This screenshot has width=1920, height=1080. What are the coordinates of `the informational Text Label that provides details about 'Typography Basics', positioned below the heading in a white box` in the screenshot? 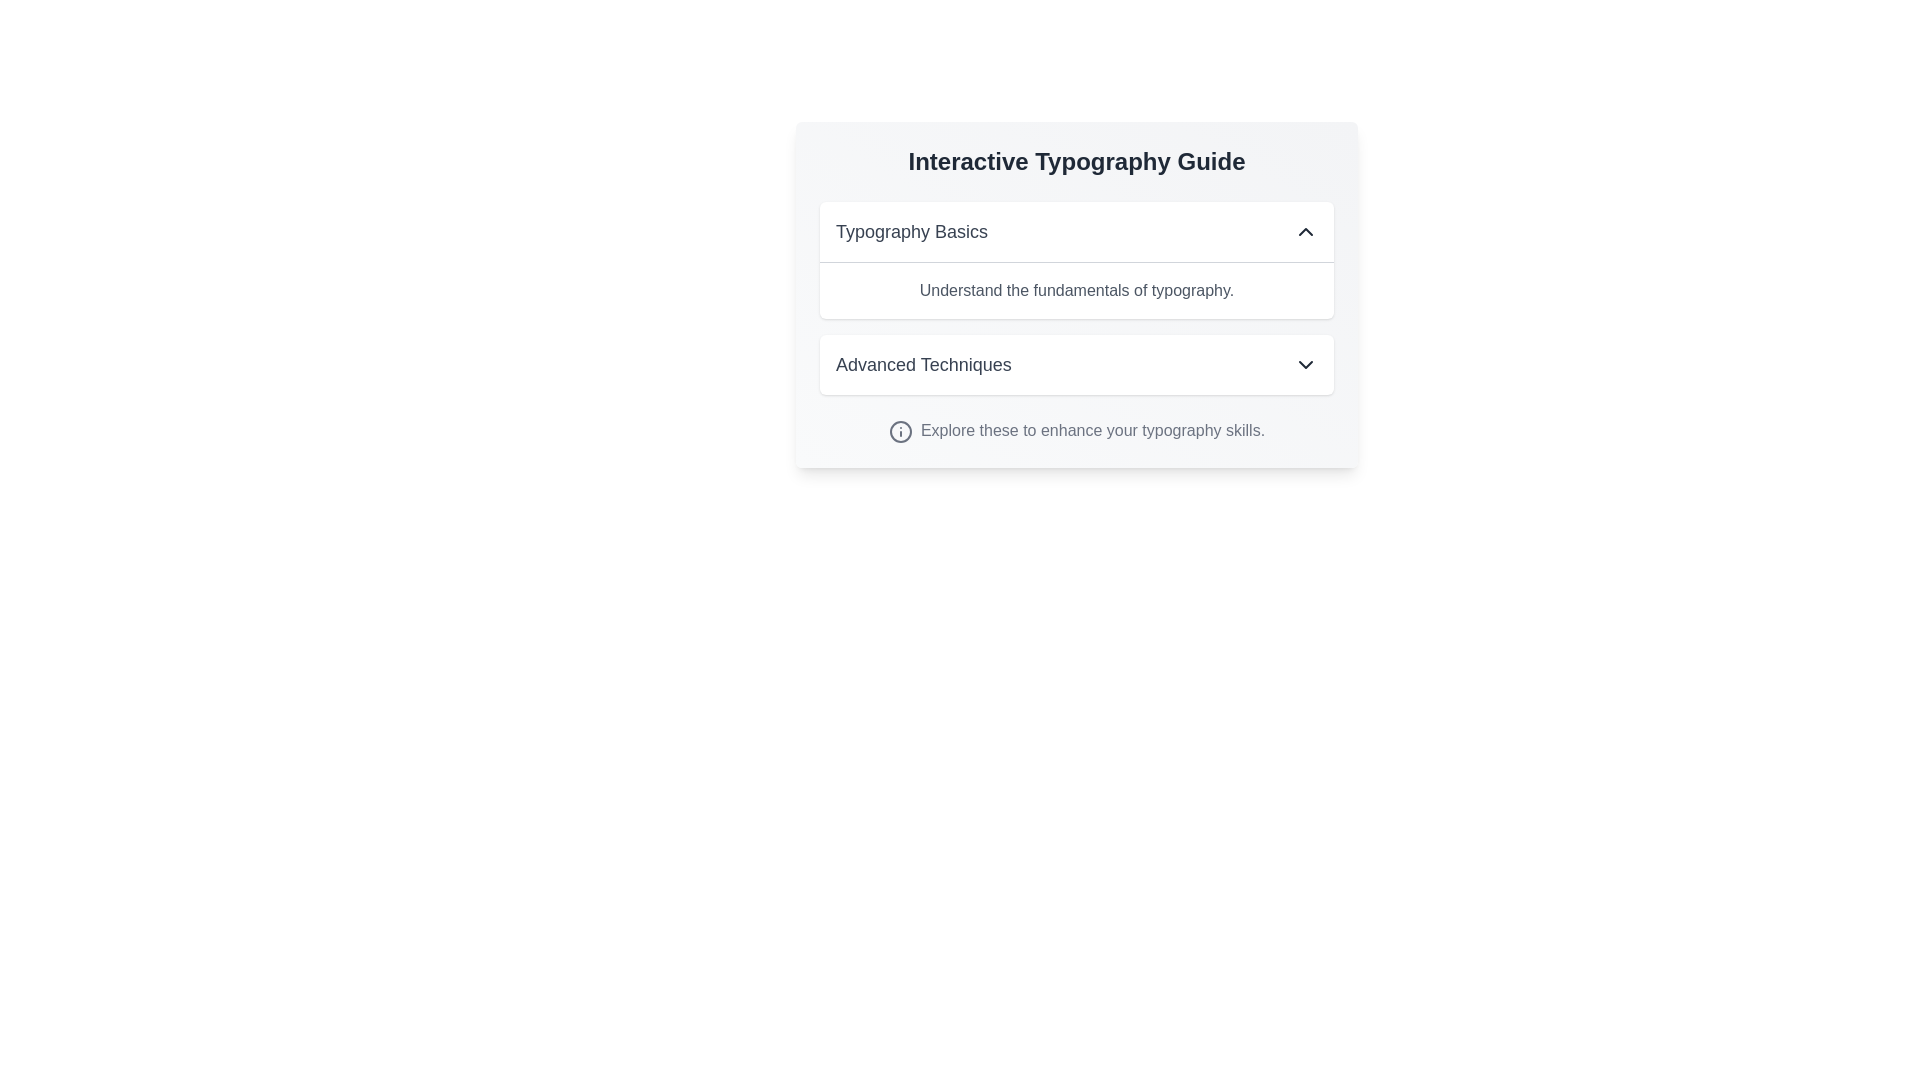 It's located at (1075, 290).